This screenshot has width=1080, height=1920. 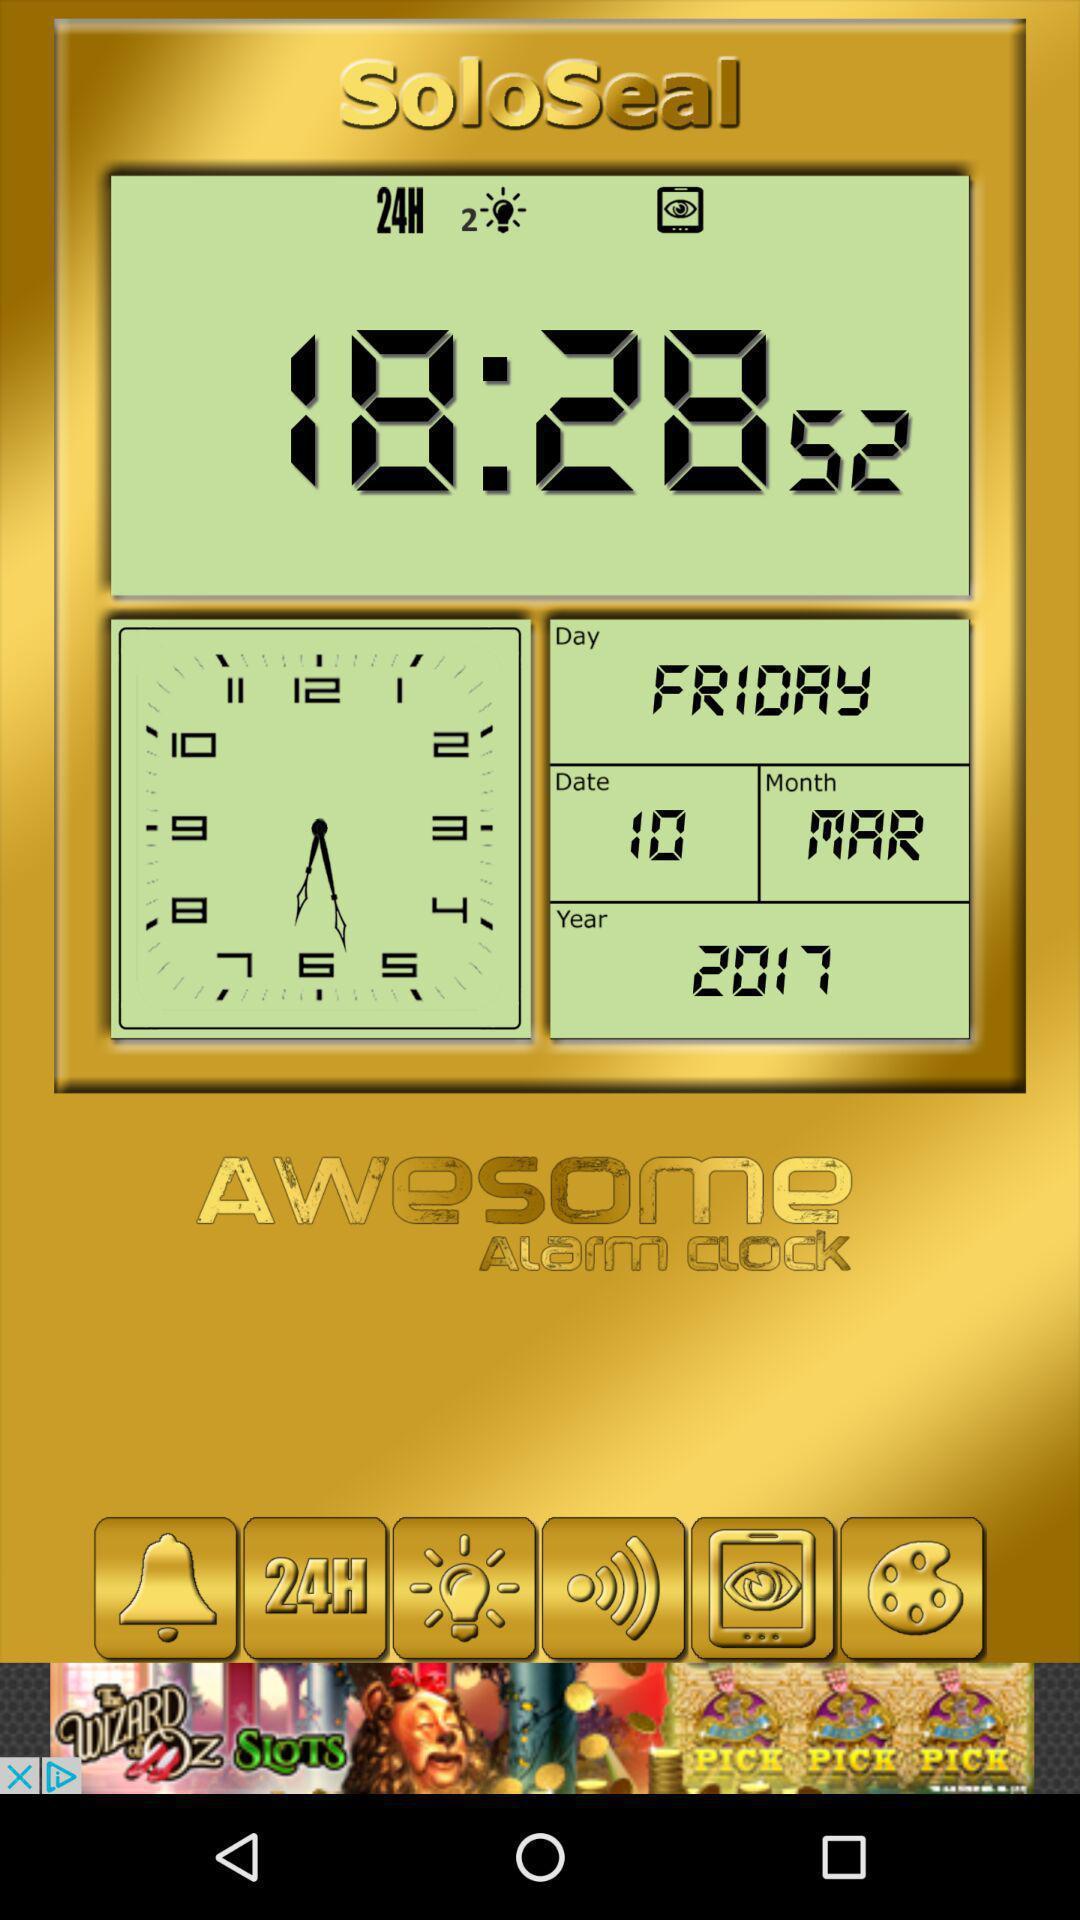 I want to click on alart puttern, so click(x=165, y=1587).